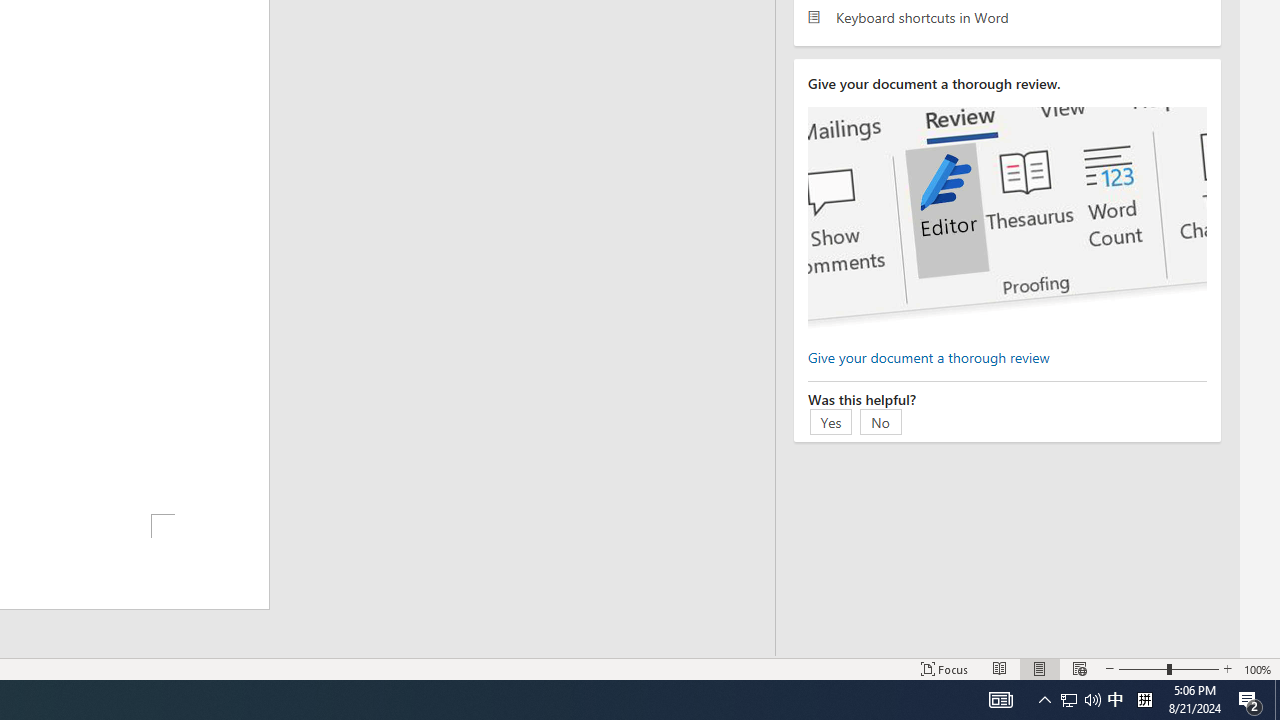 The height and width of the screenshot is (720, 1280). What do you see at coordinates (880, 420) in the screenshot?
I see `'No'` at bounding box center [880, 420].